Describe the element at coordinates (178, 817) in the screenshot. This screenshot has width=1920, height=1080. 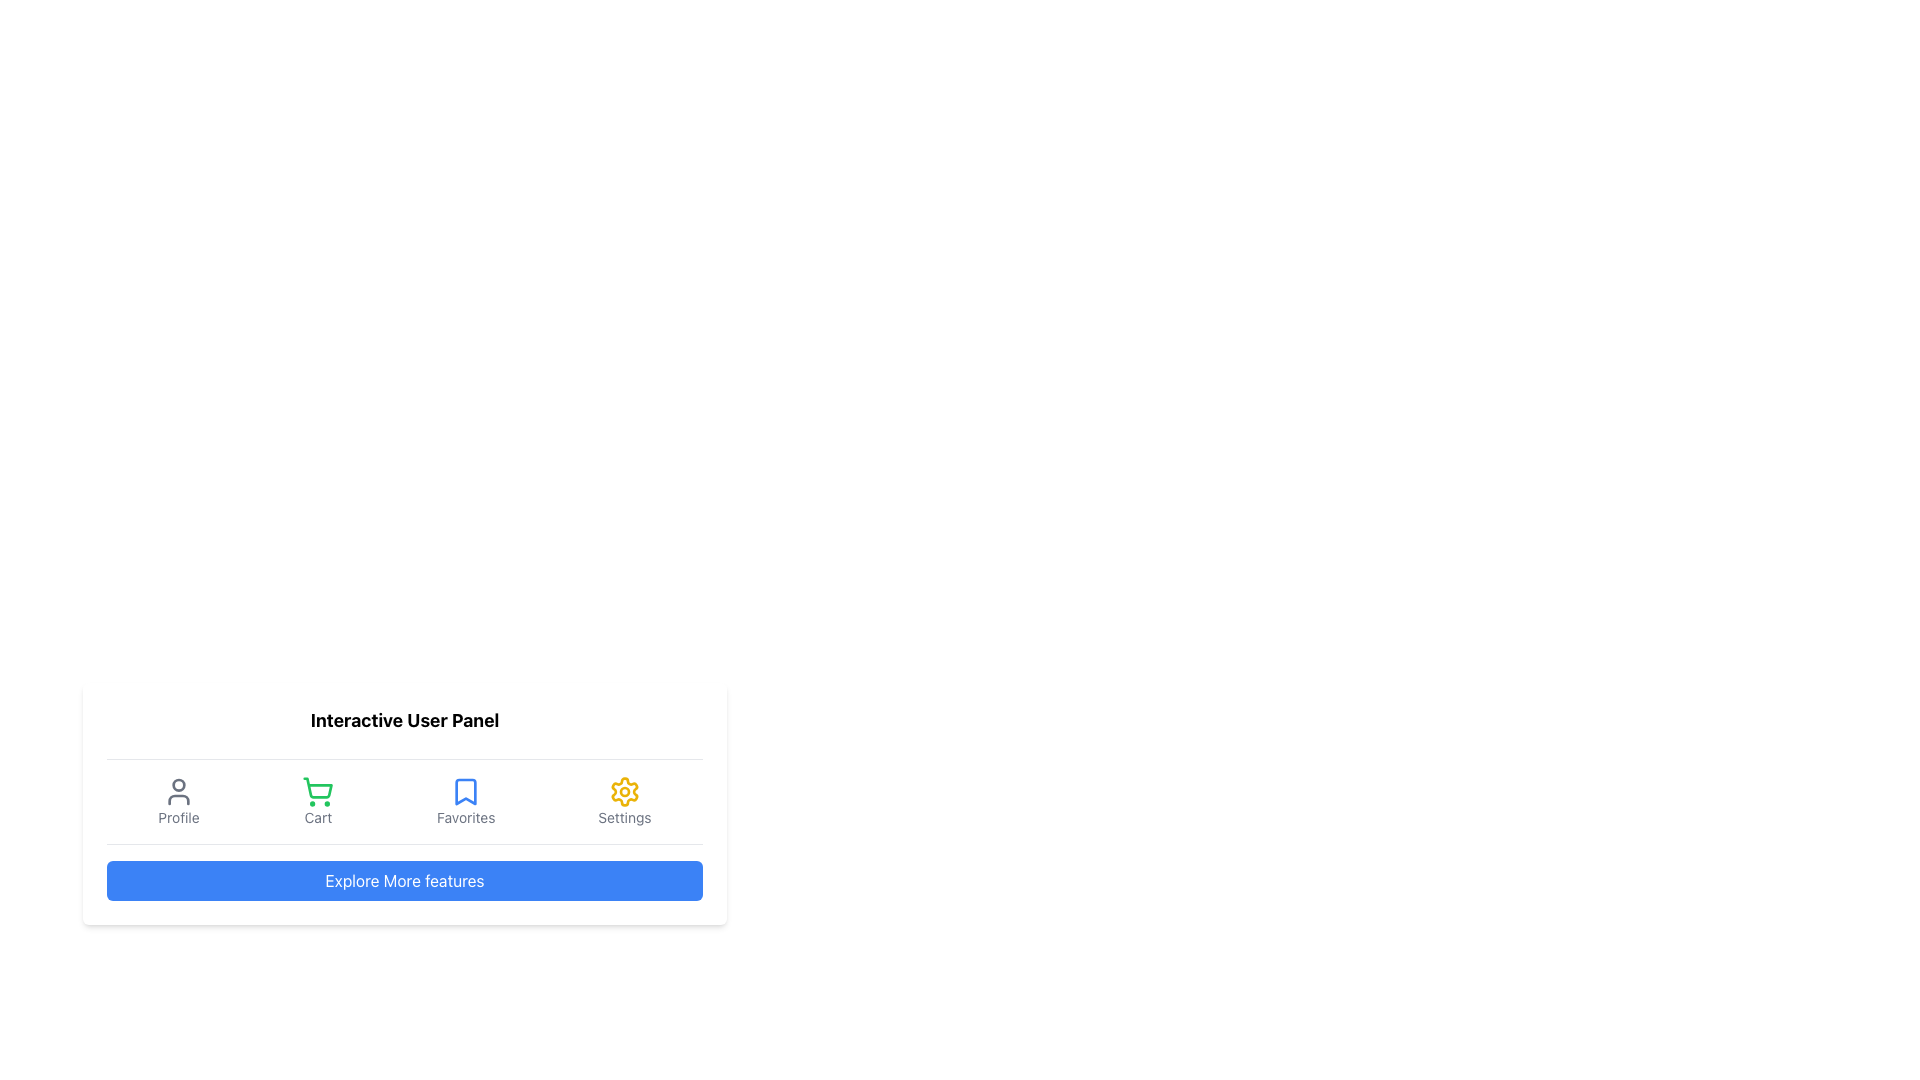
I see `the 'Profile' text label located in the bottom part of the interface, which is under the user icon and to the immediate left of the 'Cart' section` at that location.